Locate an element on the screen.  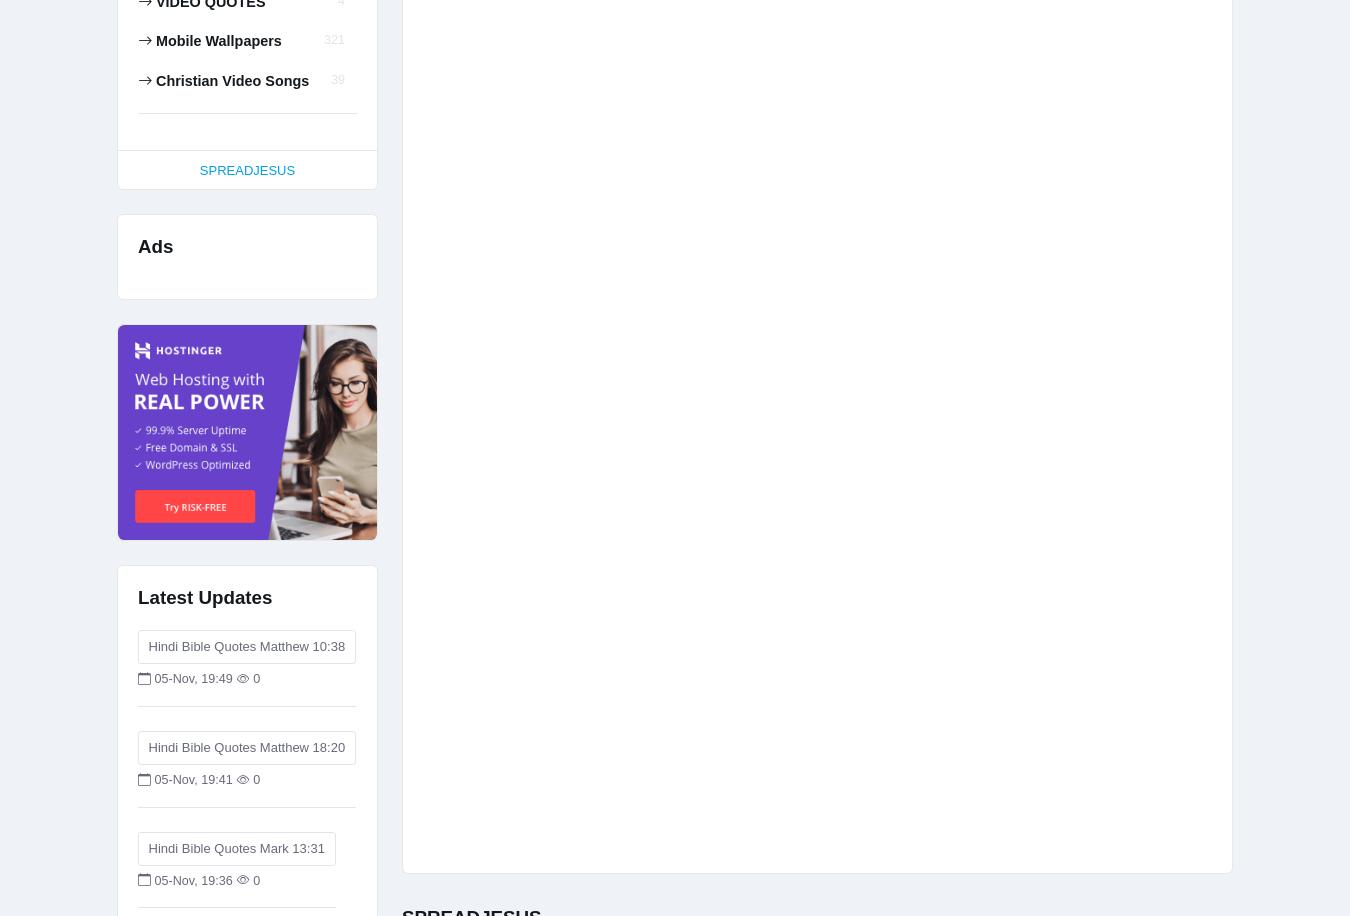
'© Copyright © 2023.' is located at coordinates (834, 157).